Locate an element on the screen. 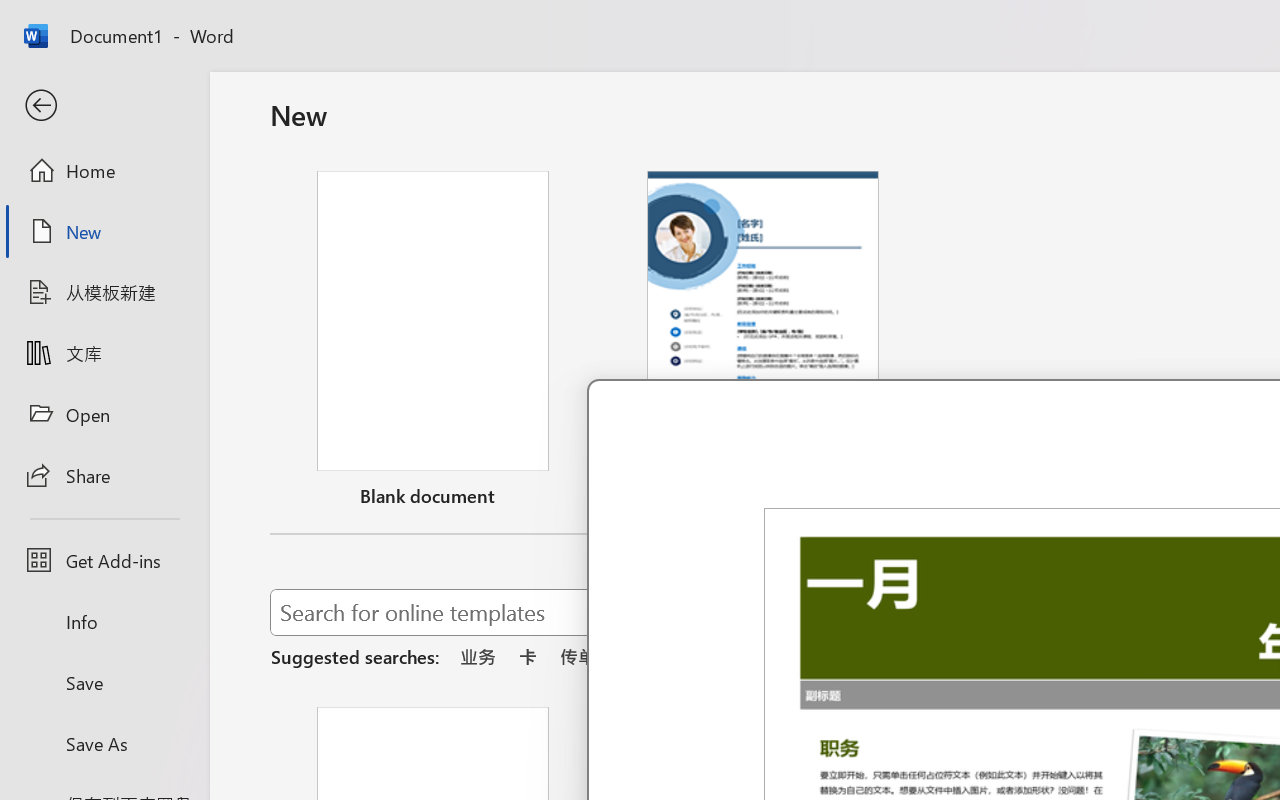 Image resolution: width=1280 pixels, height=800 pixels. 'New' is located at coordinates (103, 231).